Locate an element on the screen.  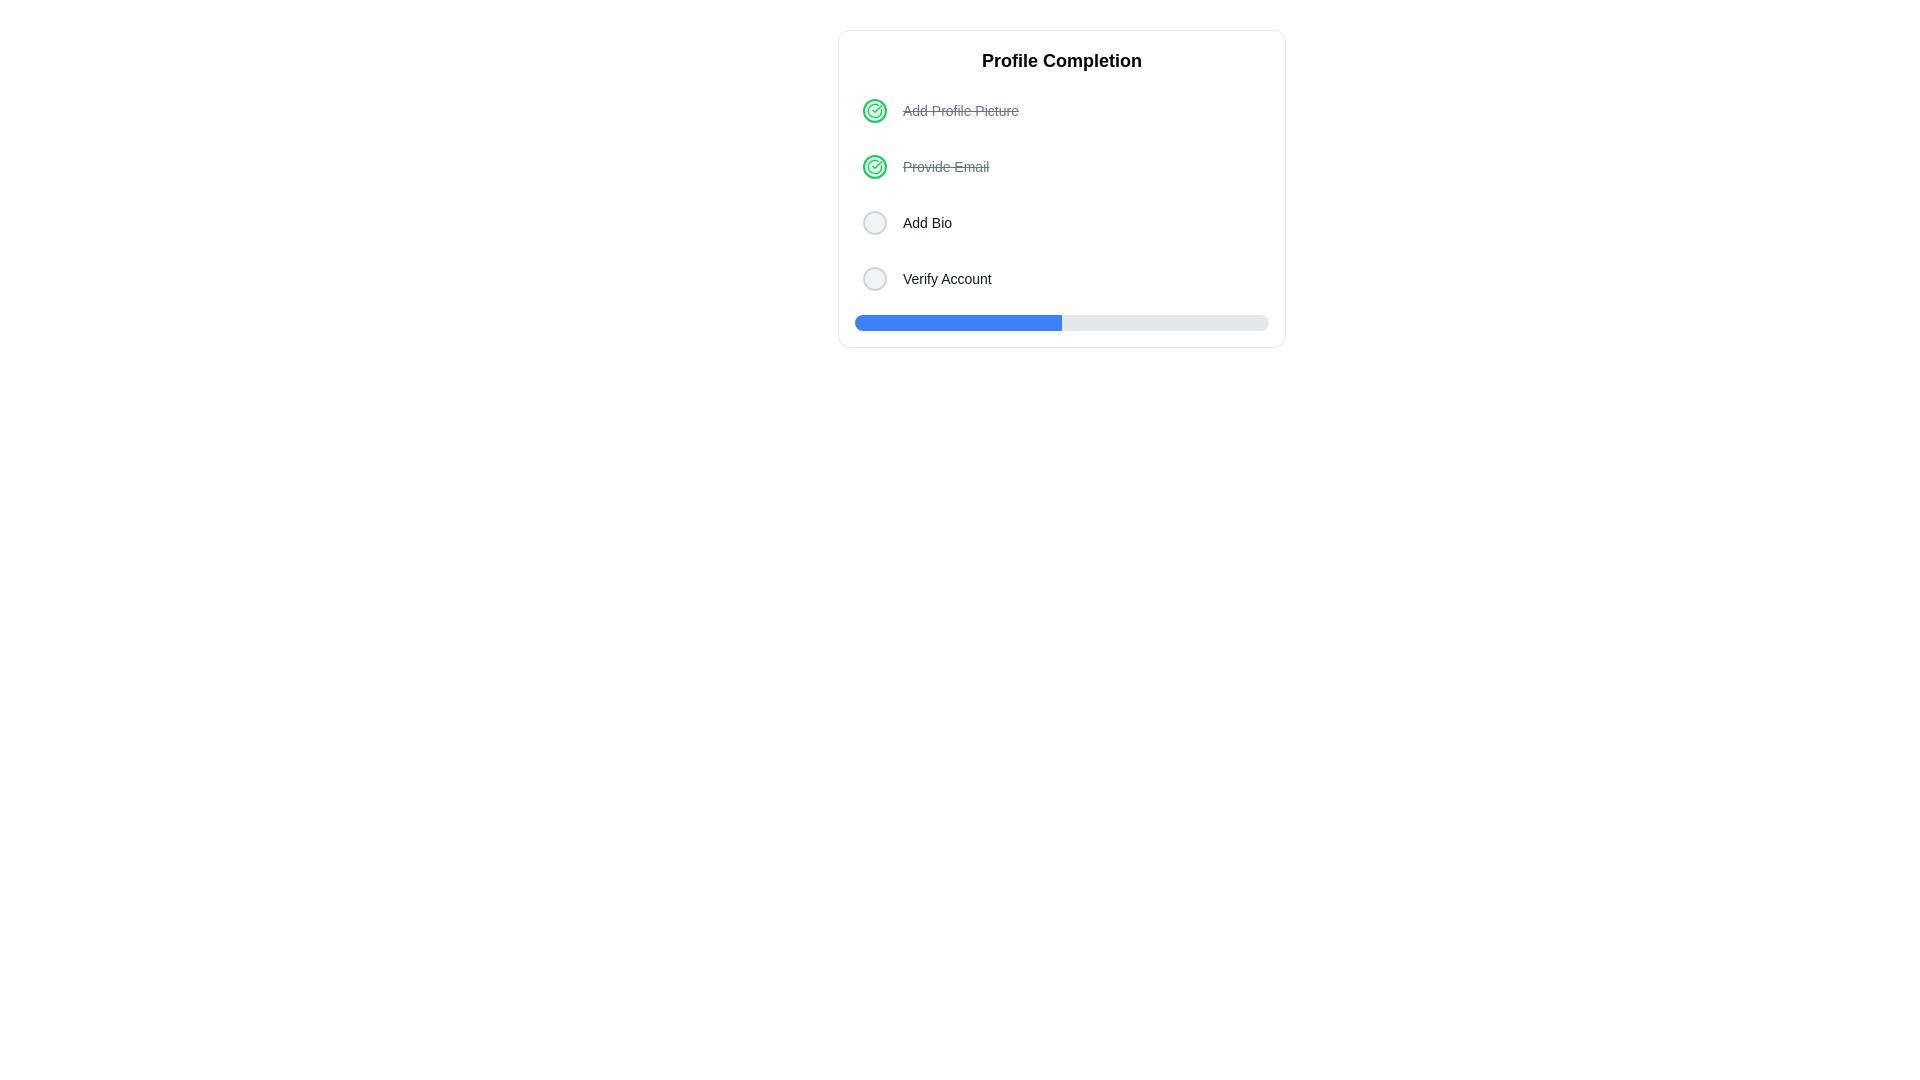
the progress represented by the horizontal progress bar located at the bottom of the 'Profile Completion' card, which shows approximately 50% completion with a blue filled portion is located at coordinates (1060, 322).